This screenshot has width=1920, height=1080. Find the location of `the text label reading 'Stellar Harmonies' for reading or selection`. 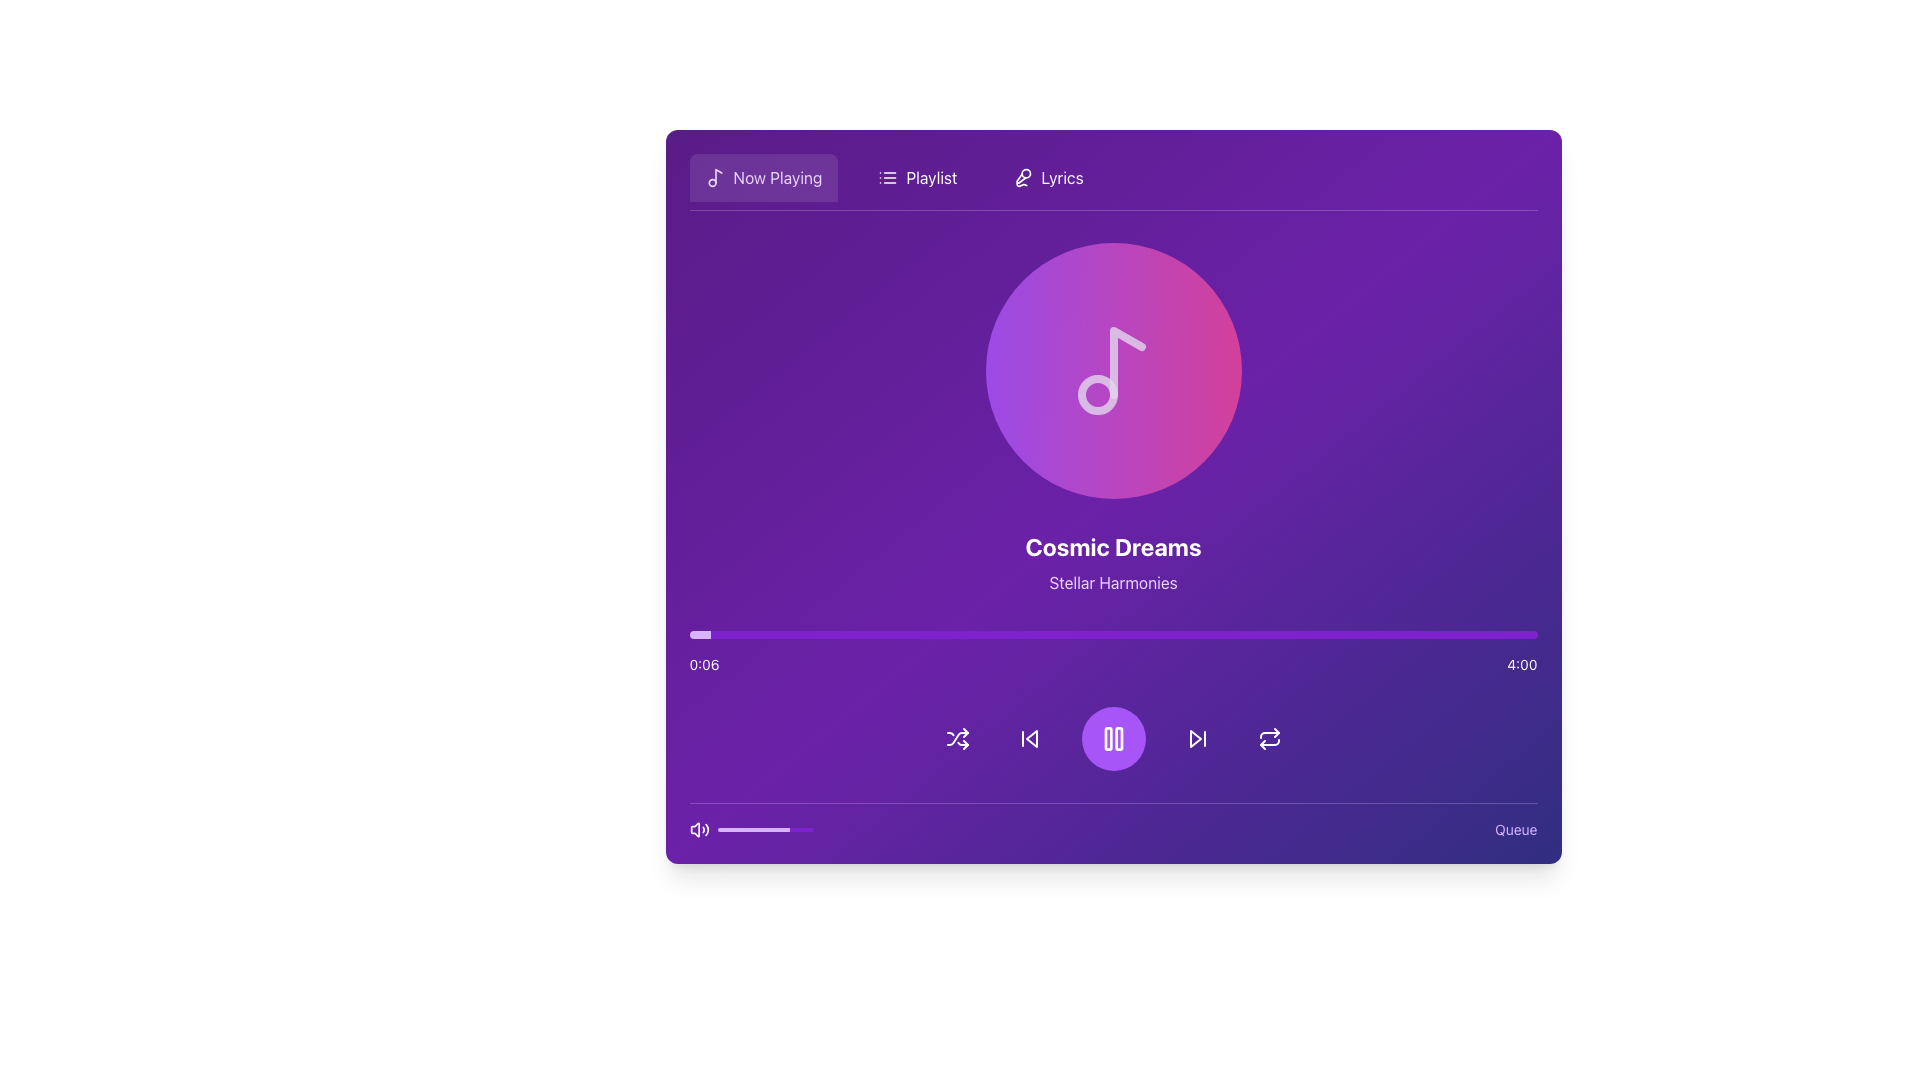

the text label reading 'Stellar Harmonies' for reading or selection is located at coordinates (1112, 582).